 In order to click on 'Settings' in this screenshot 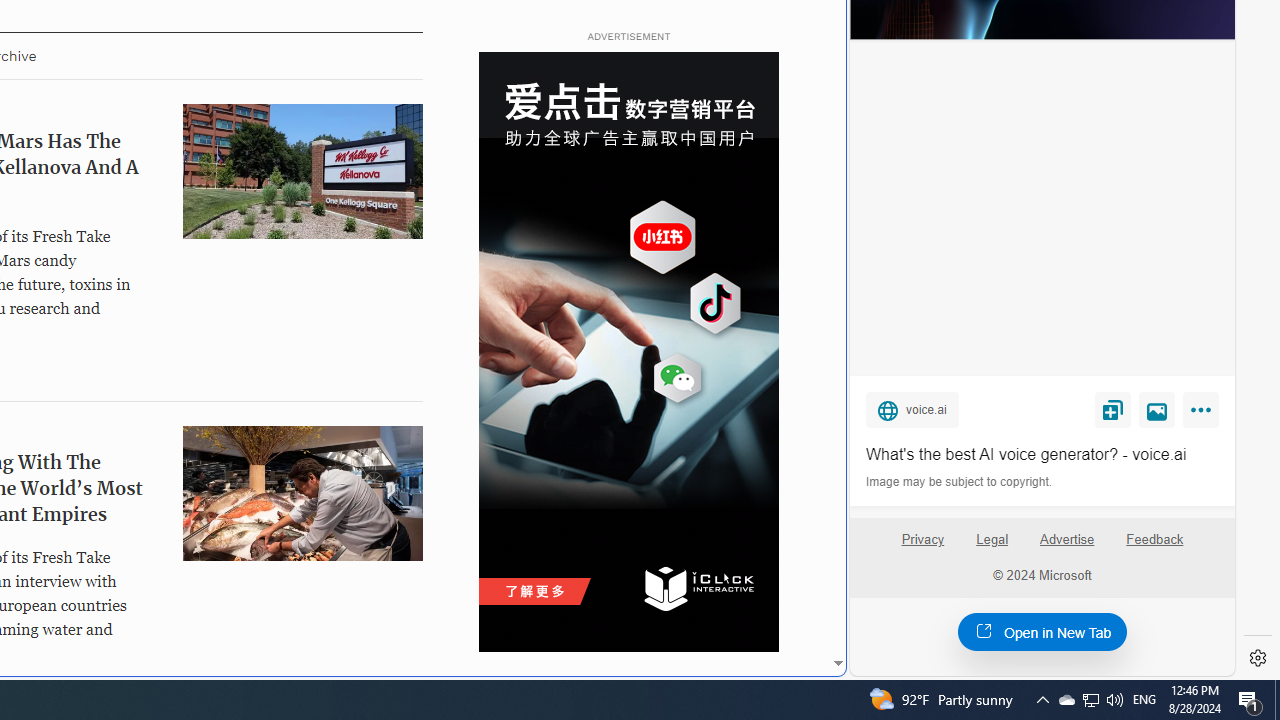, I will do `click(1257, 658)`.